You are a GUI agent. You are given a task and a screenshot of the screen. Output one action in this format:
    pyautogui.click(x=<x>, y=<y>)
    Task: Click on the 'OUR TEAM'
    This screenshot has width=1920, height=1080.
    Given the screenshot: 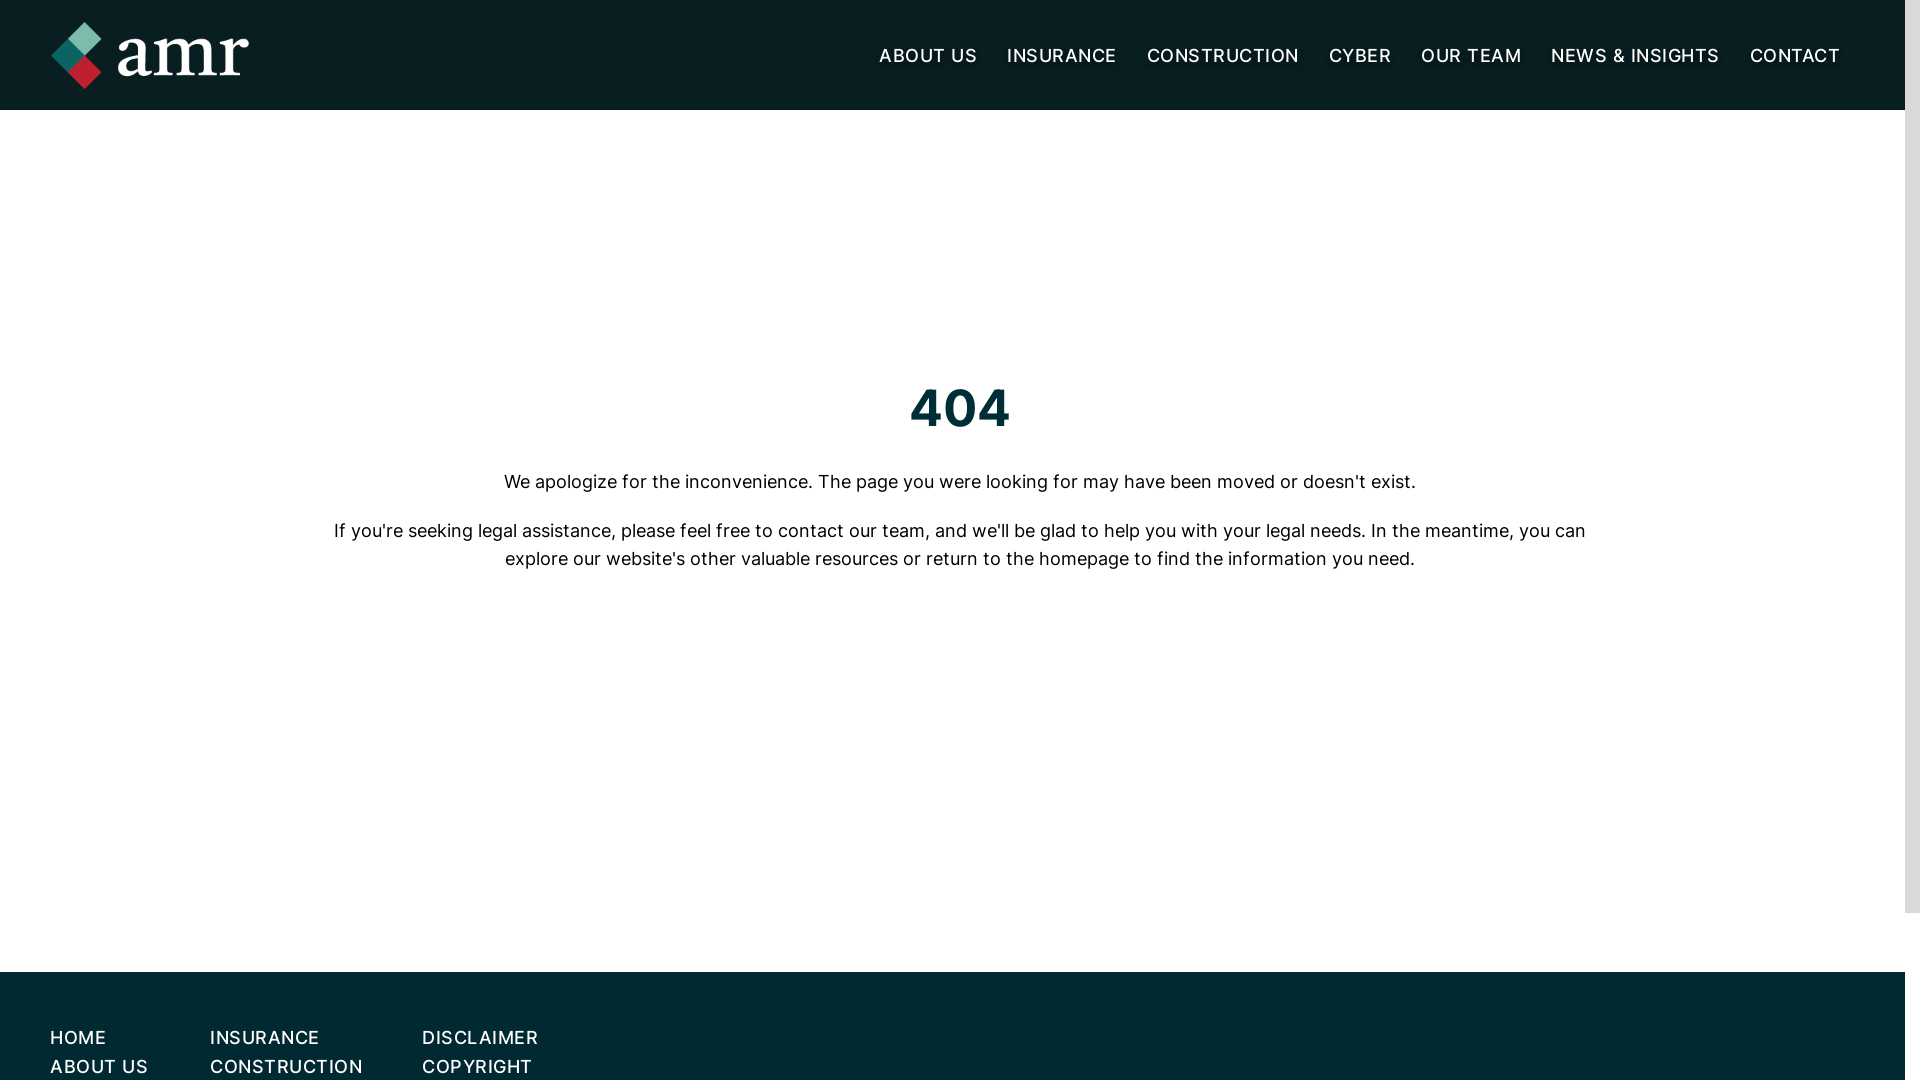 What is the action you would take?
    pyautogui.click(x=1470, y=53)
    